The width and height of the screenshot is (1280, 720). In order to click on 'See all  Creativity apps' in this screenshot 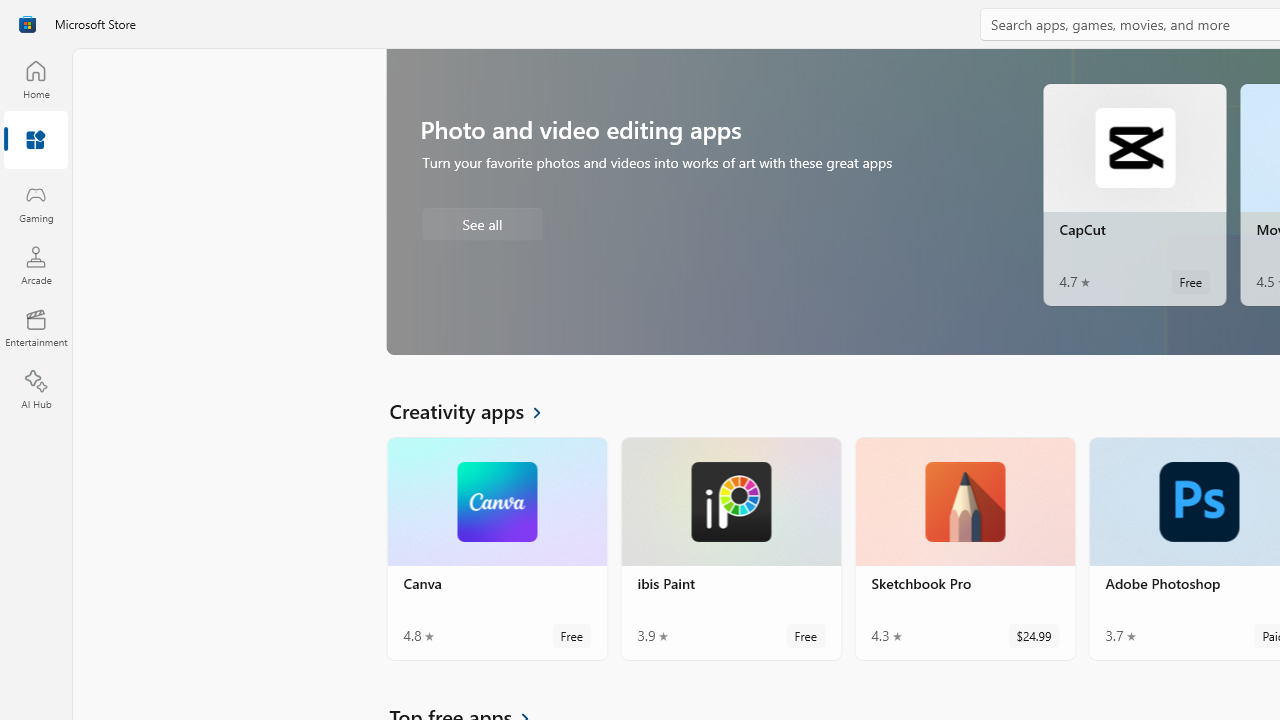, I will do `click(476, 410)`.